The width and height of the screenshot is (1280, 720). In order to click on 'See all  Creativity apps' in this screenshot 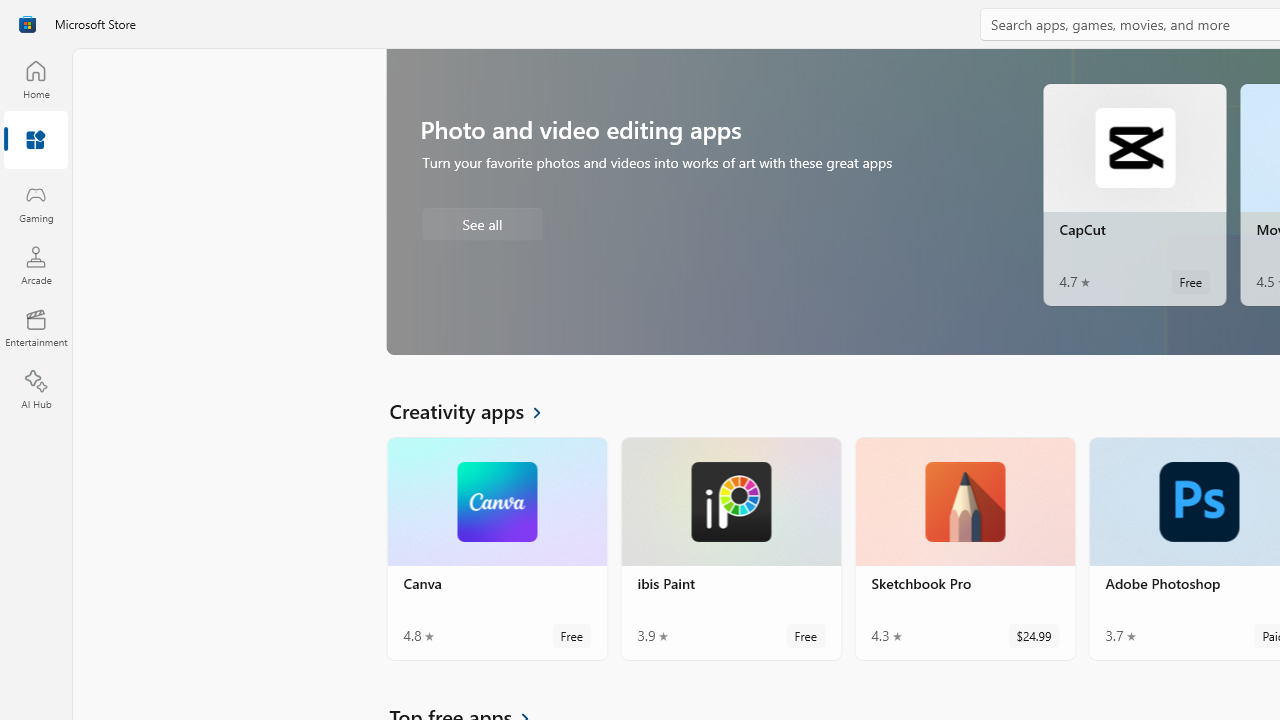, I will do `click(476, 410)`.